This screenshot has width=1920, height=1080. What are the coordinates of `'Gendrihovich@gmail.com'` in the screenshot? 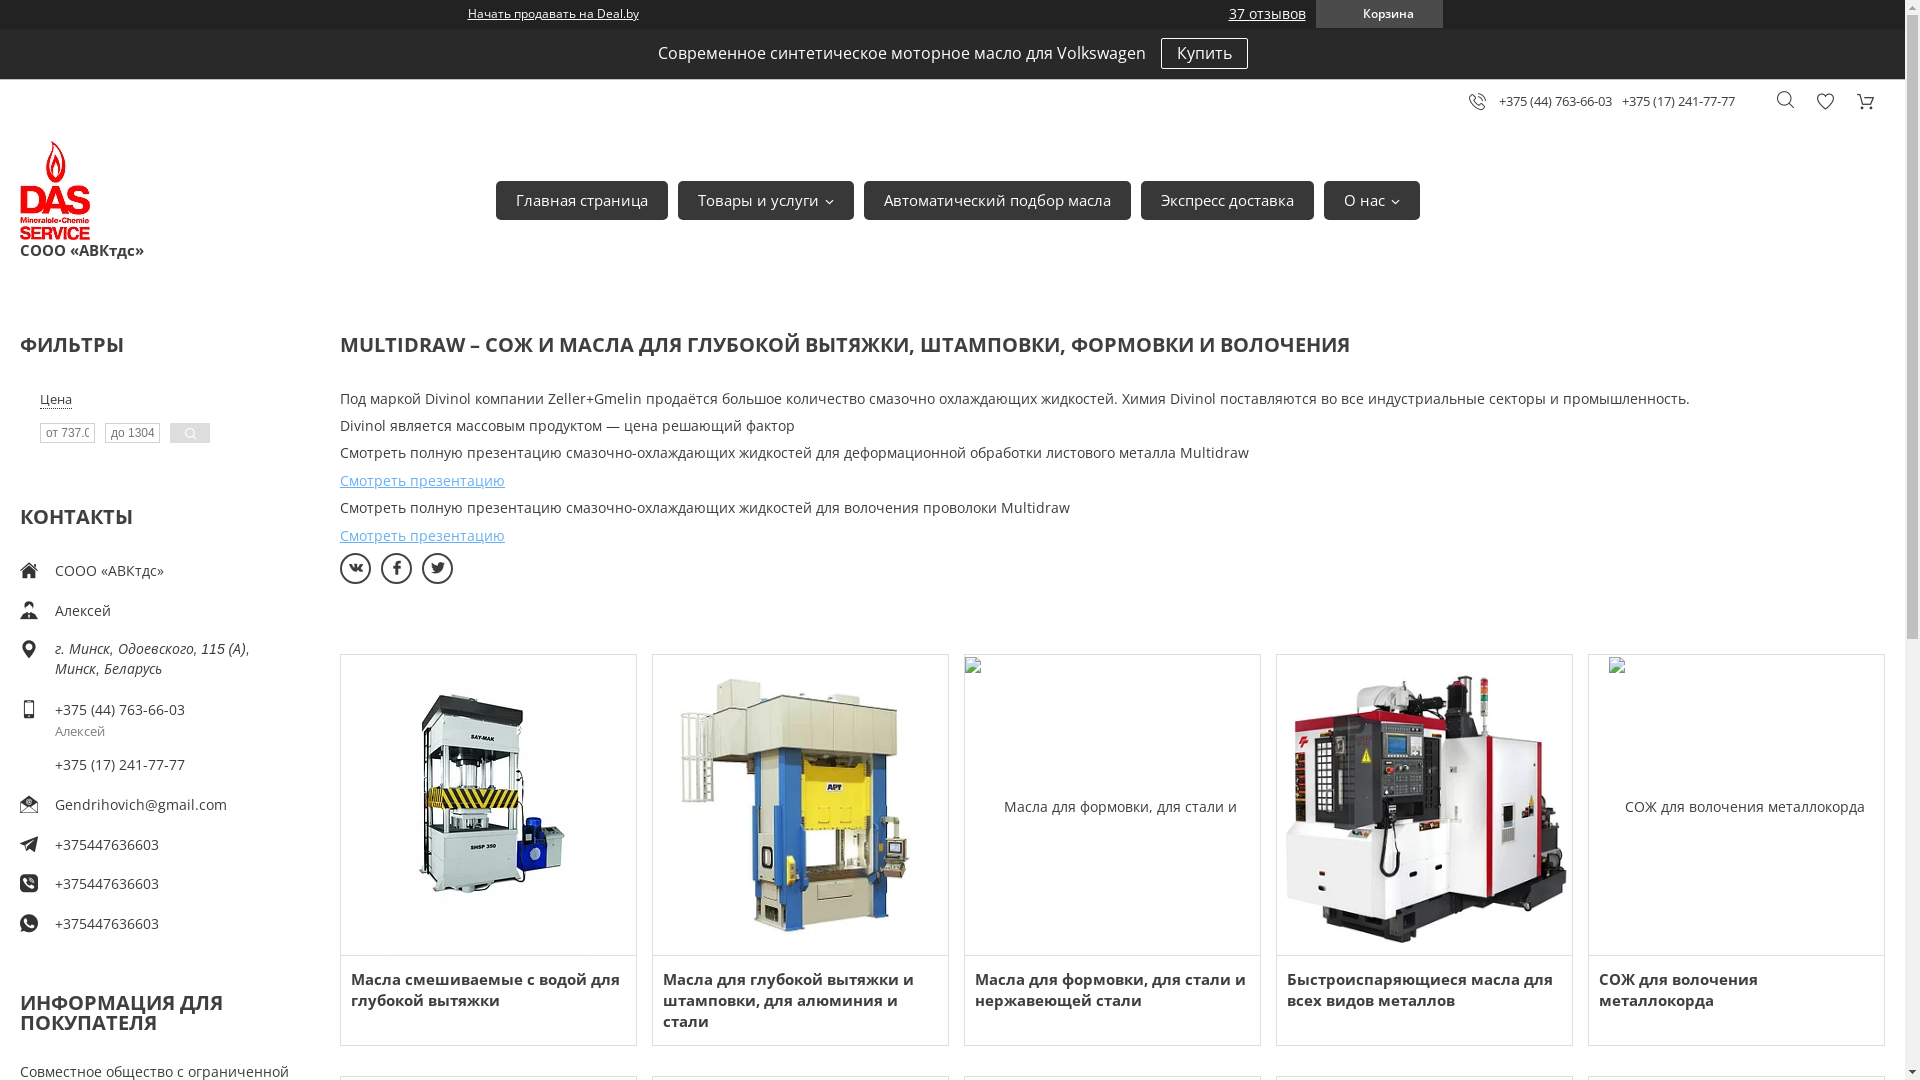 It's located at (54, 803).